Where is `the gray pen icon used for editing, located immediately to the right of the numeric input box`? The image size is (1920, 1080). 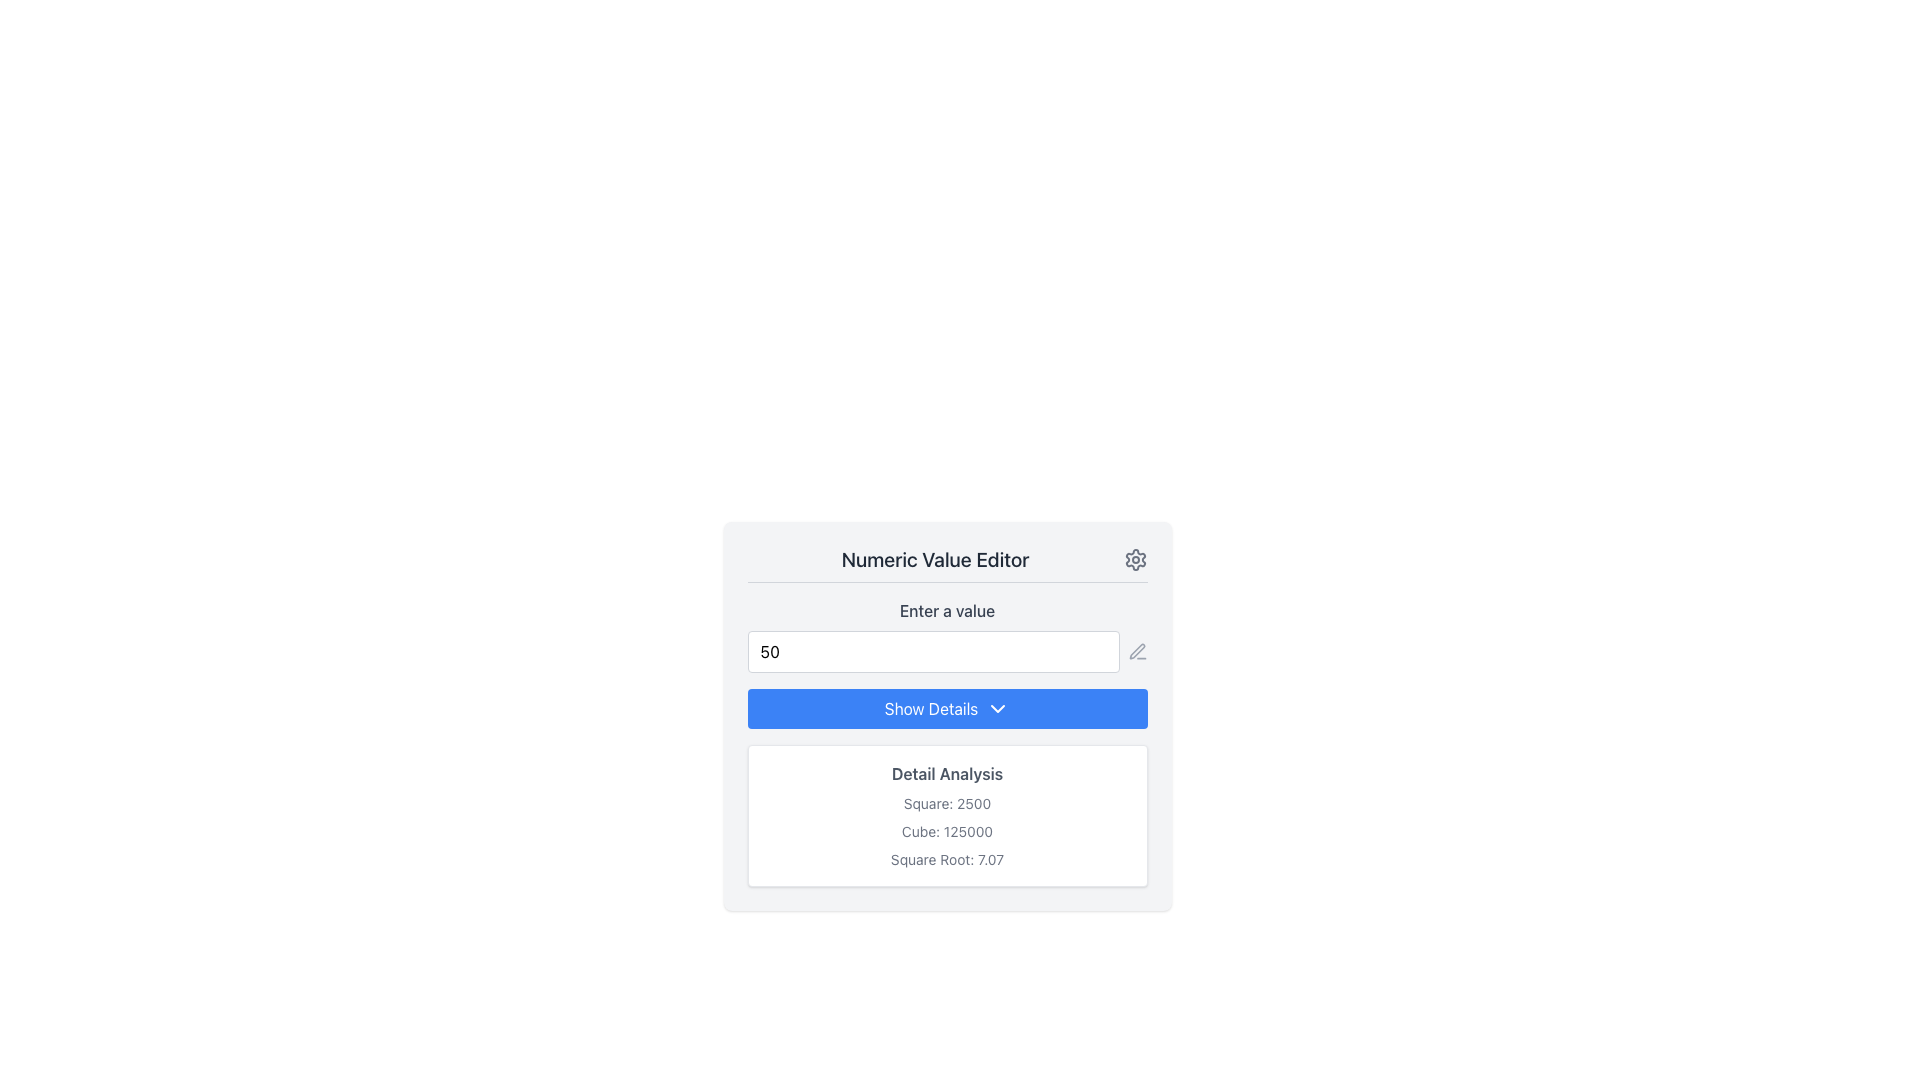
the gray pen icon used for editing, located immediately to the right of the numeric input box is located at coordinates (1137, 651).